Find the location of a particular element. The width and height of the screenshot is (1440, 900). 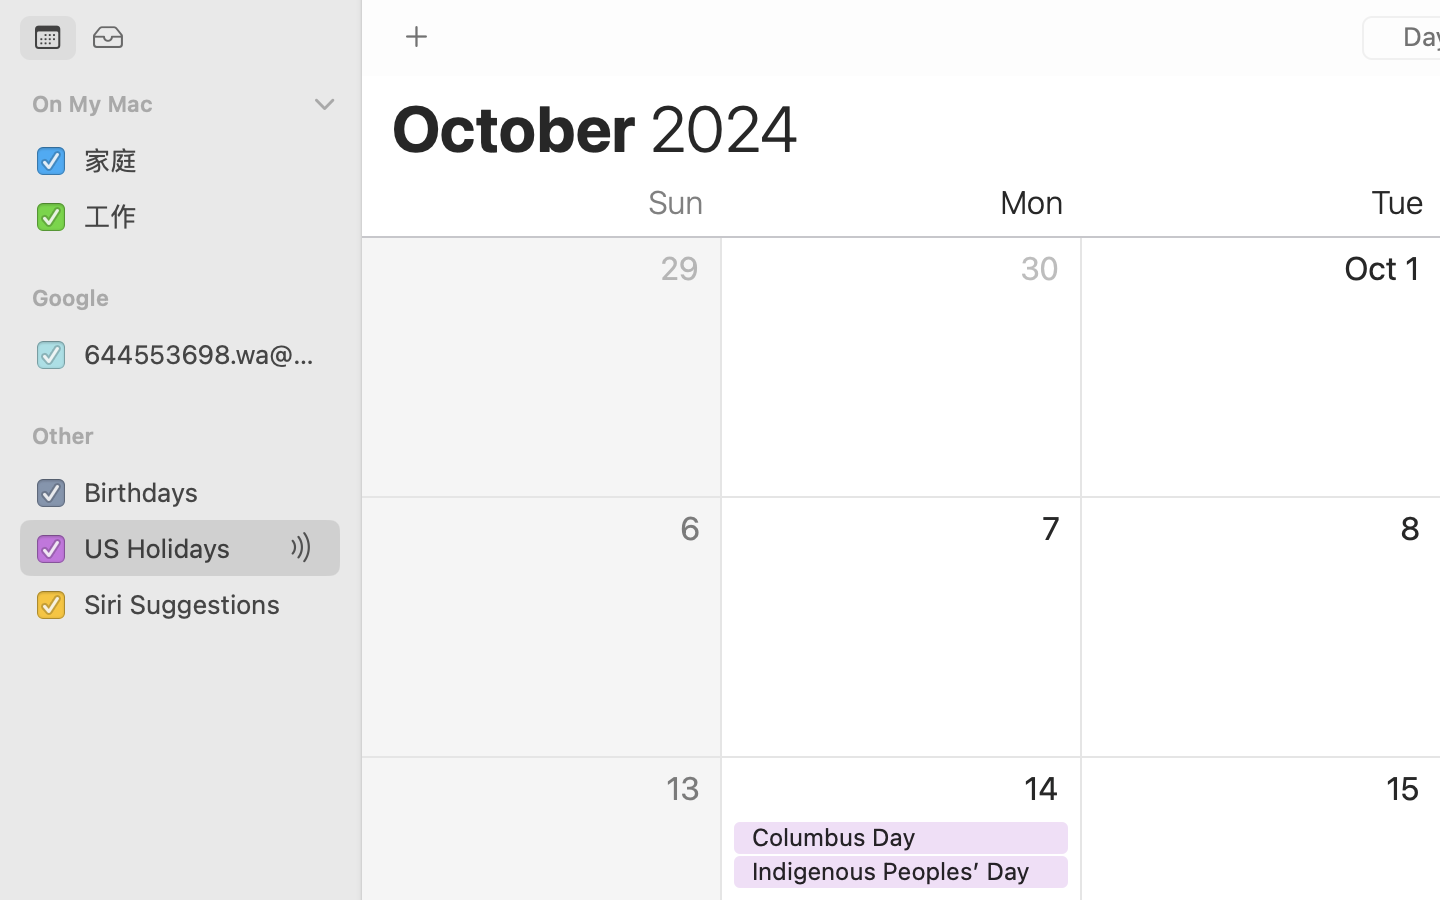

'644553698.wa@gmail.com' is located at coordinates (204, 353).